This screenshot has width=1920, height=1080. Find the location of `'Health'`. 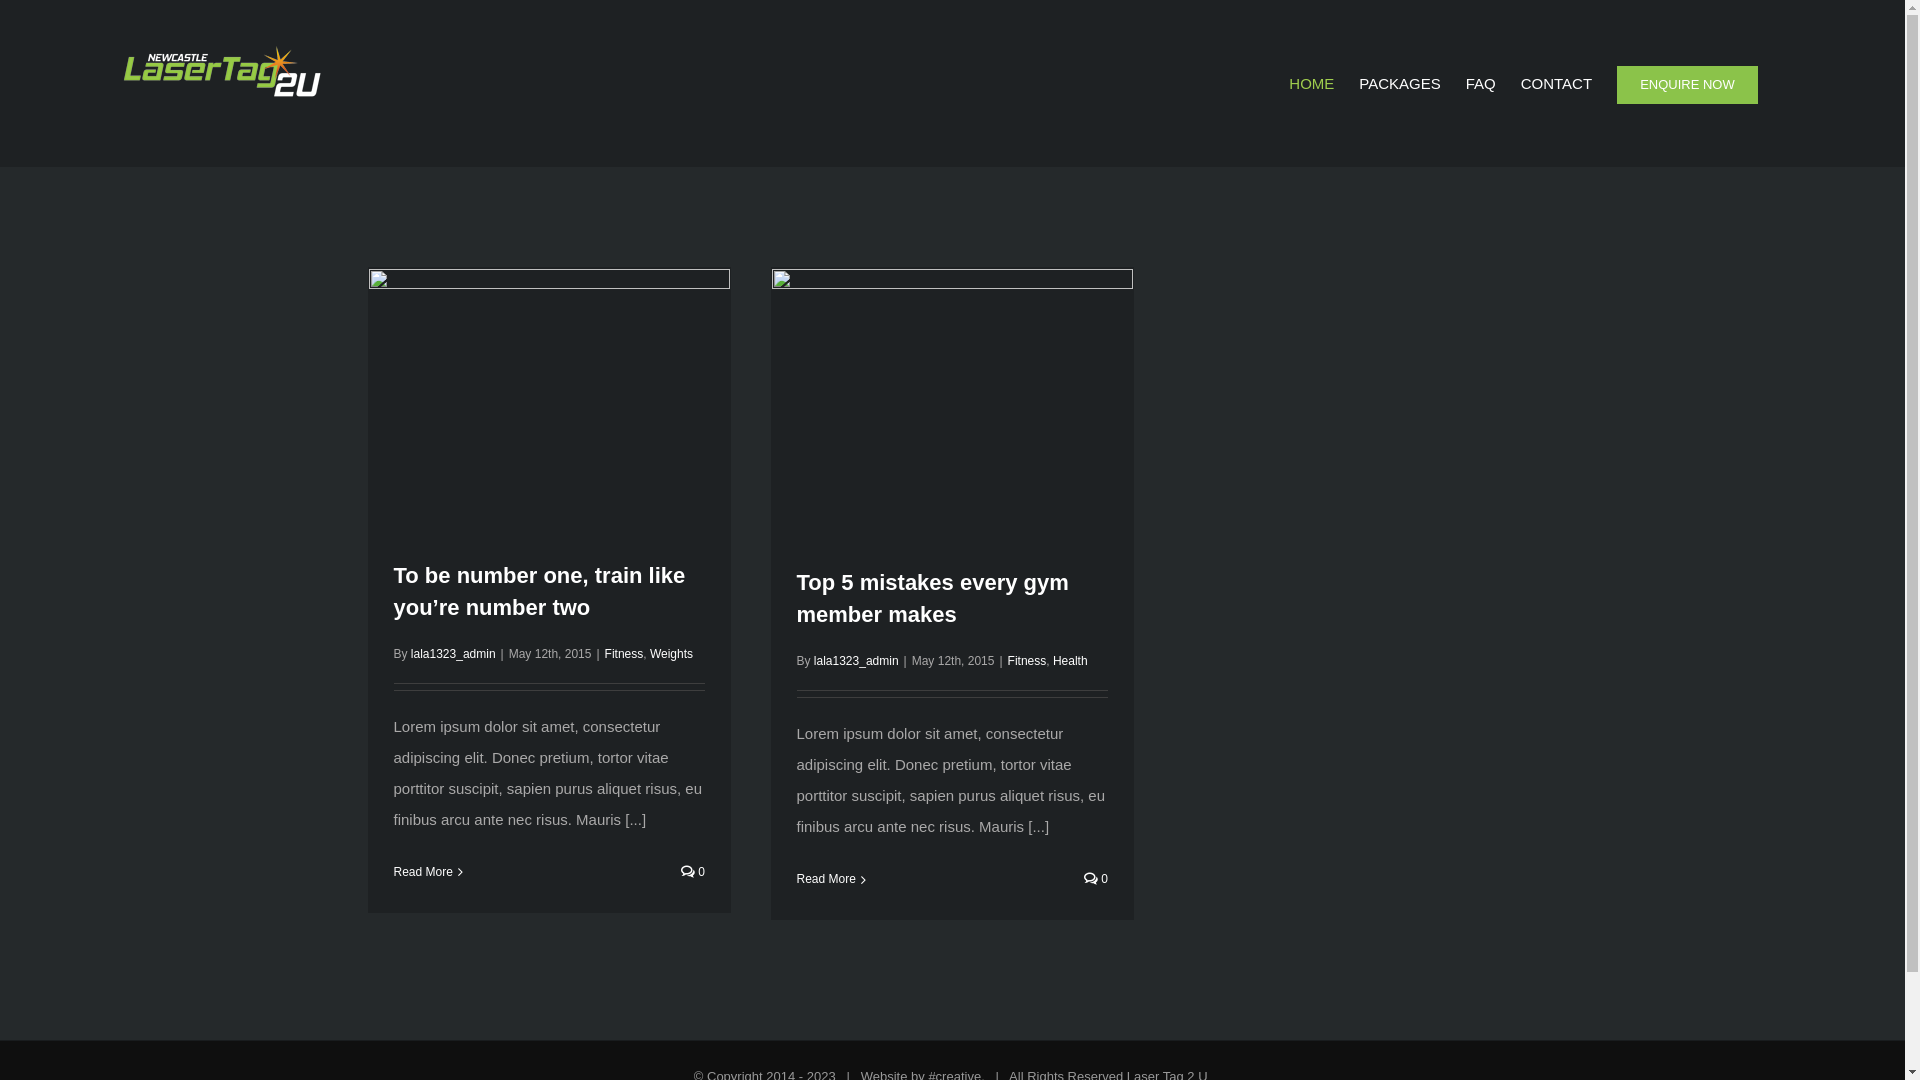

'Health' is located at coordinates (1069, 660).